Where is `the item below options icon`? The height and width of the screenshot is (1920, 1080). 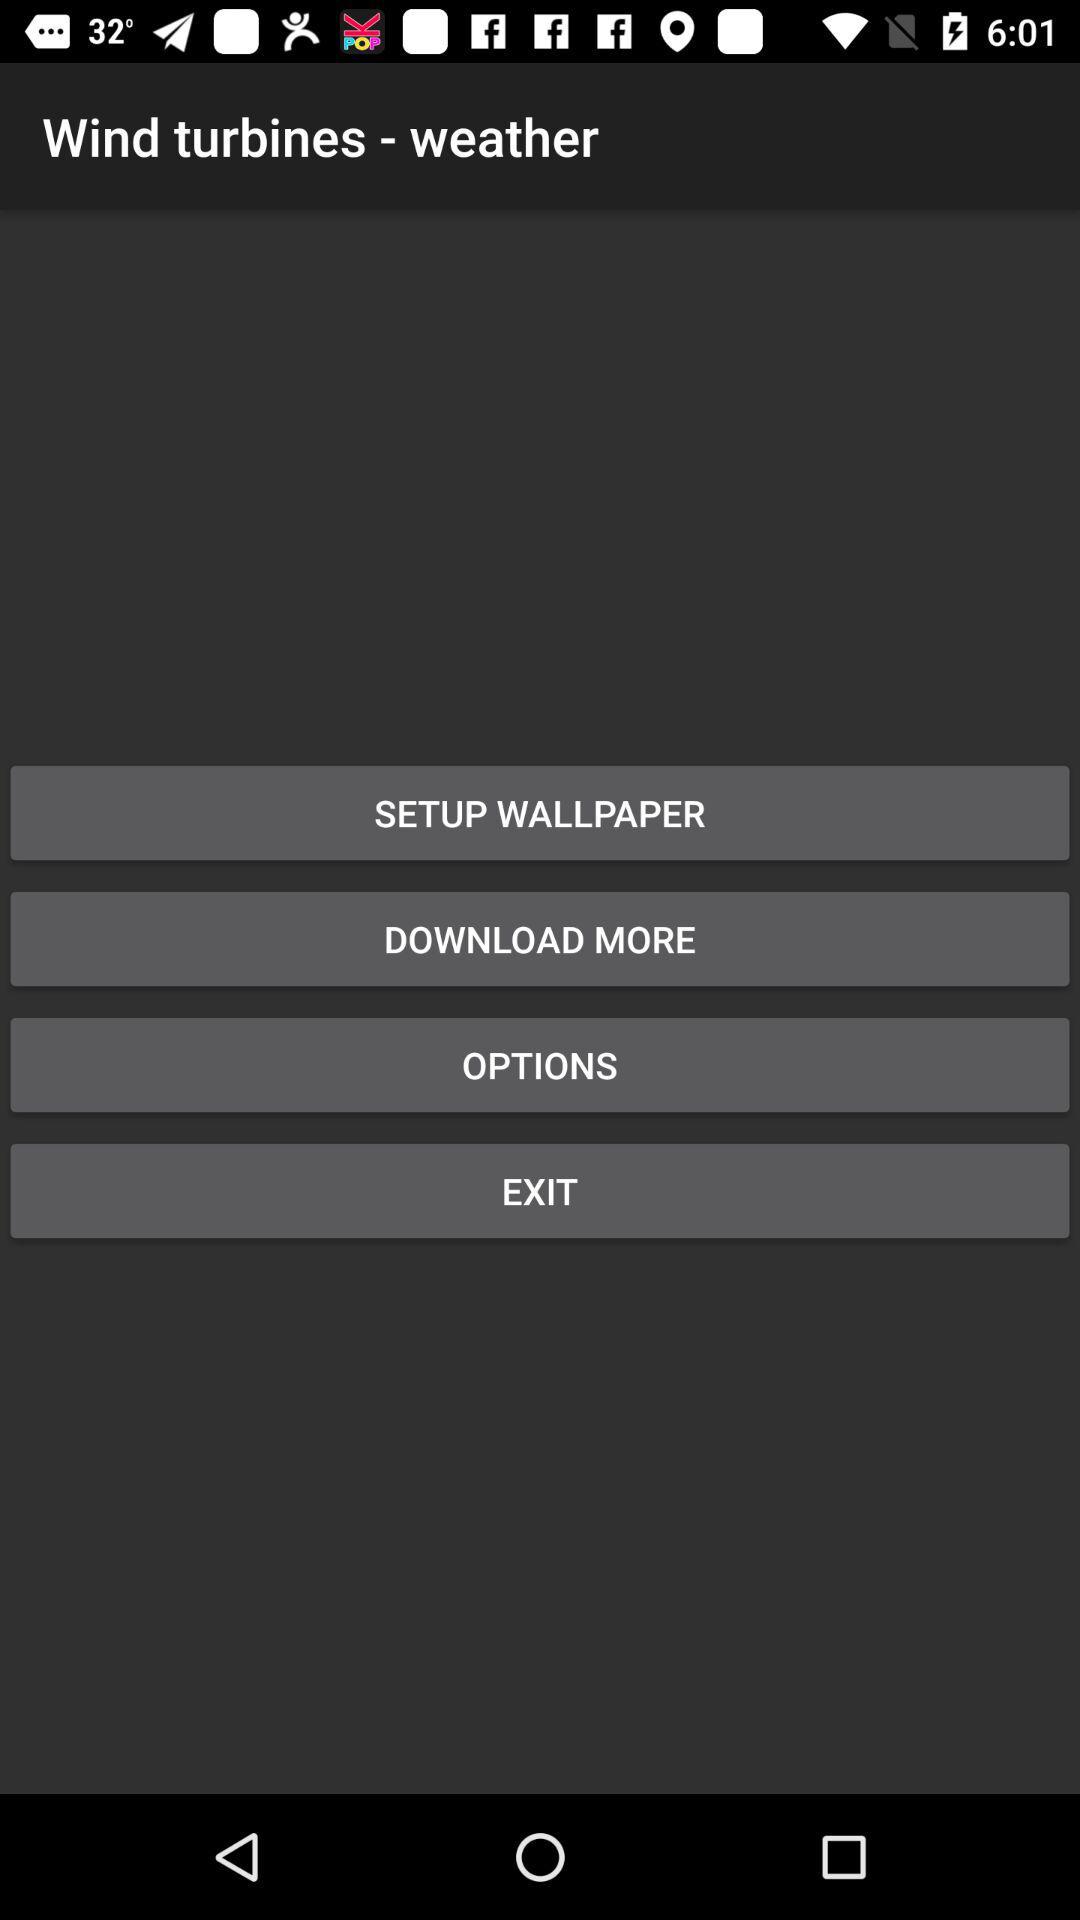 the item below options icon is located at coordinates (540, 1190).